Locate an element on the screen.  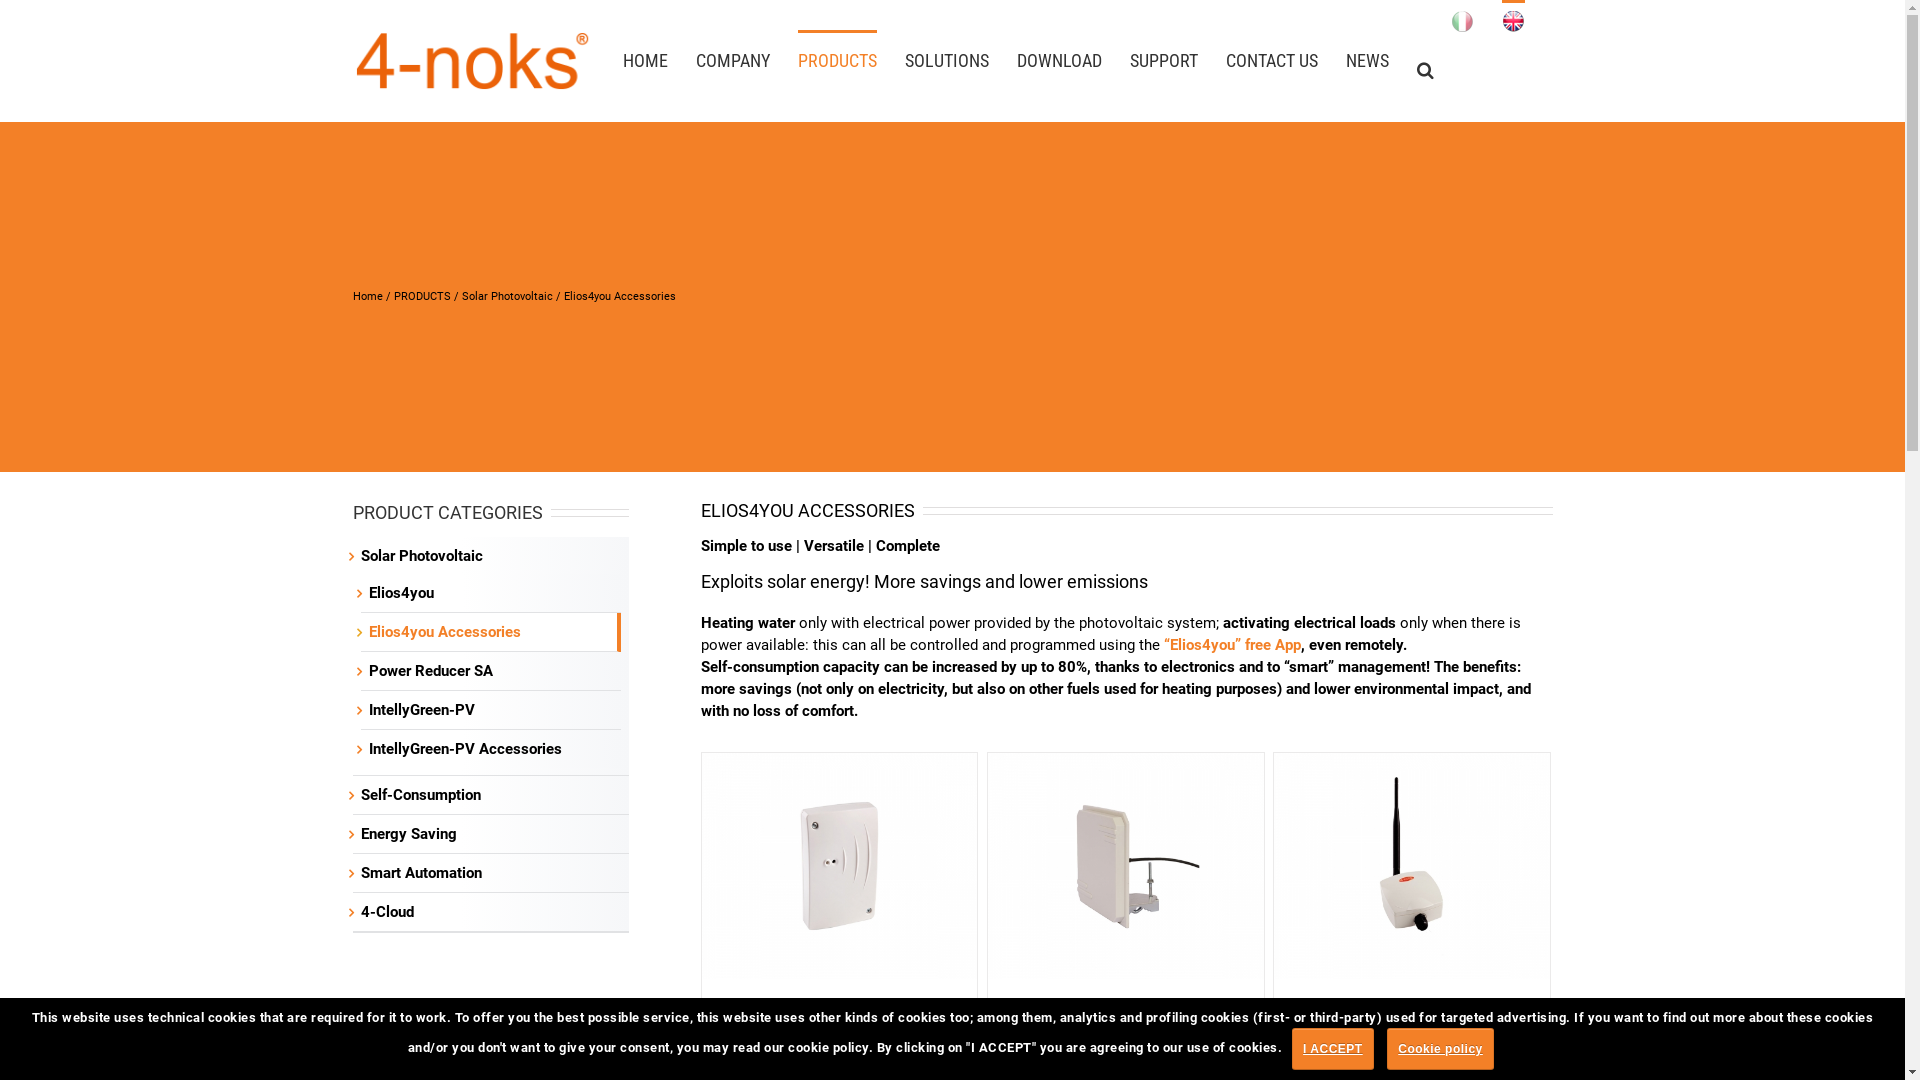
'Power Reducer SA' is located at coordinates (429, 671).